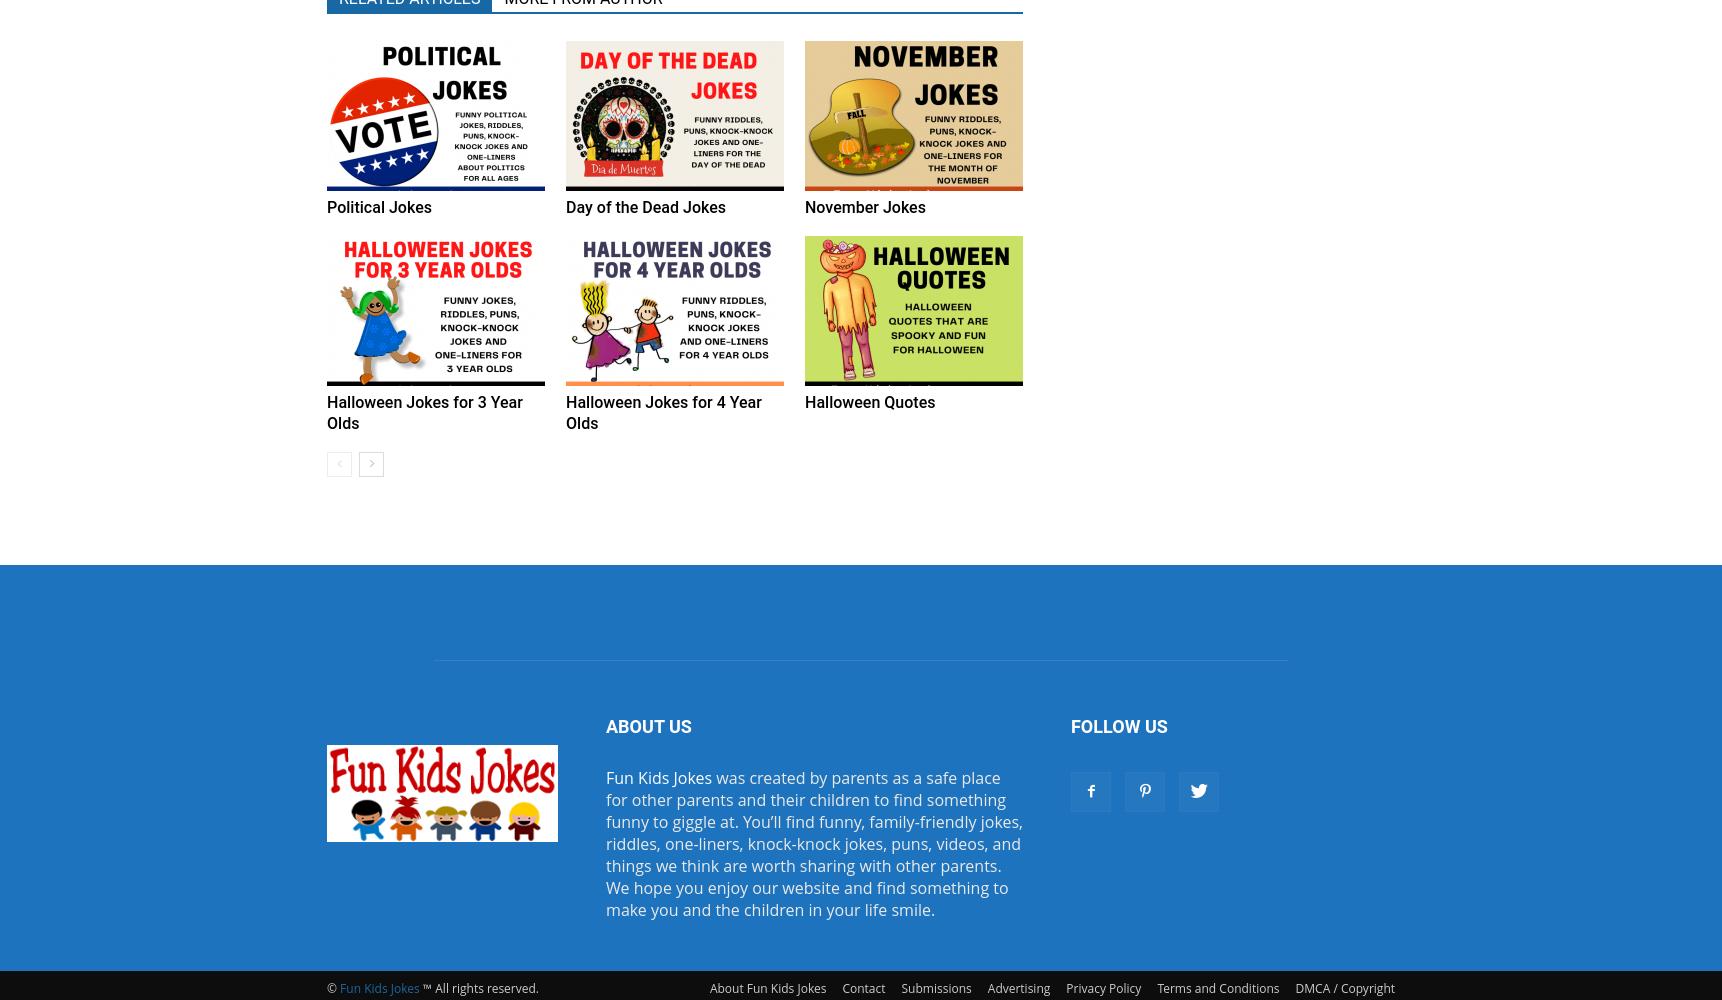  What do you see at coordinates (326, 413) in the screenshot?
I see `'Halloween Jokes for 3 Year Olds'` at bounding box center [326, 413].